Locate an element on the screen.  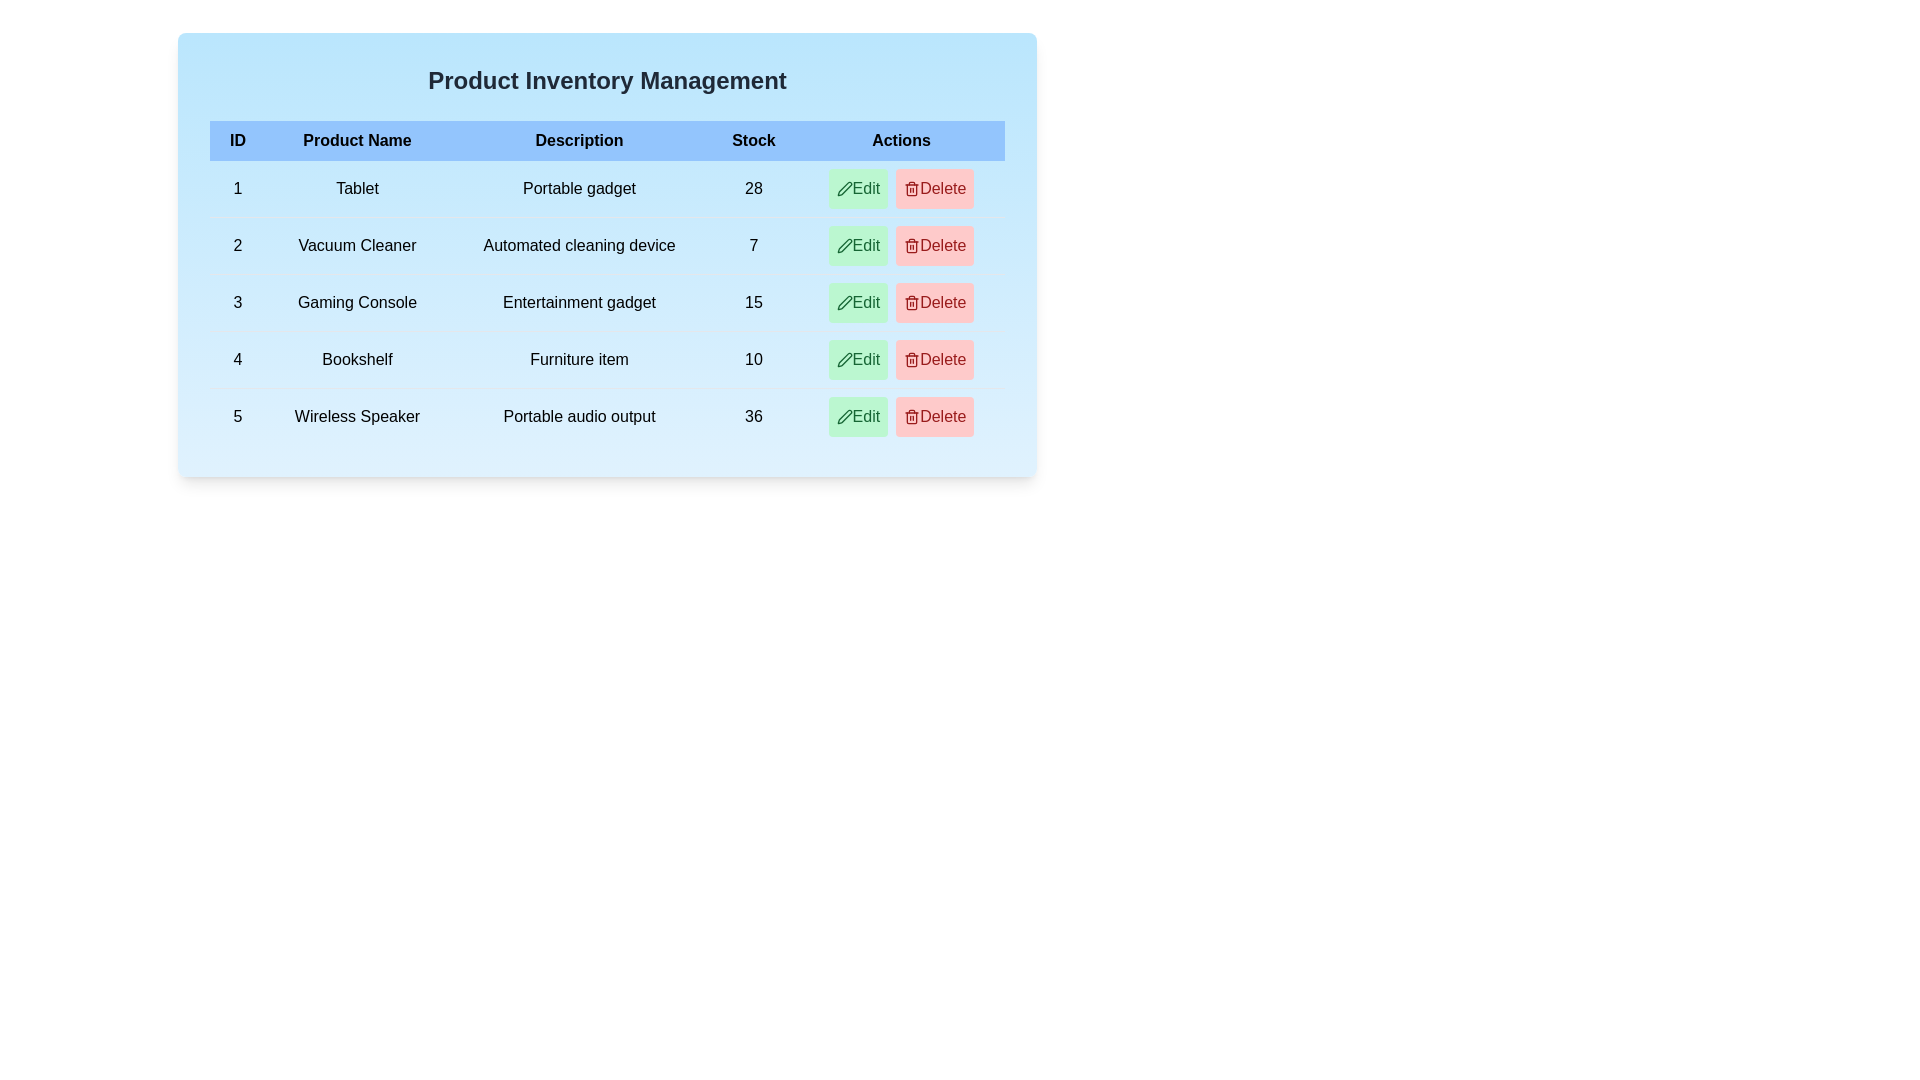
text snippet '3' located in the third row under the 'ID' column of the table, which is displayed in a light blue background is located at coordinates (237, 303).